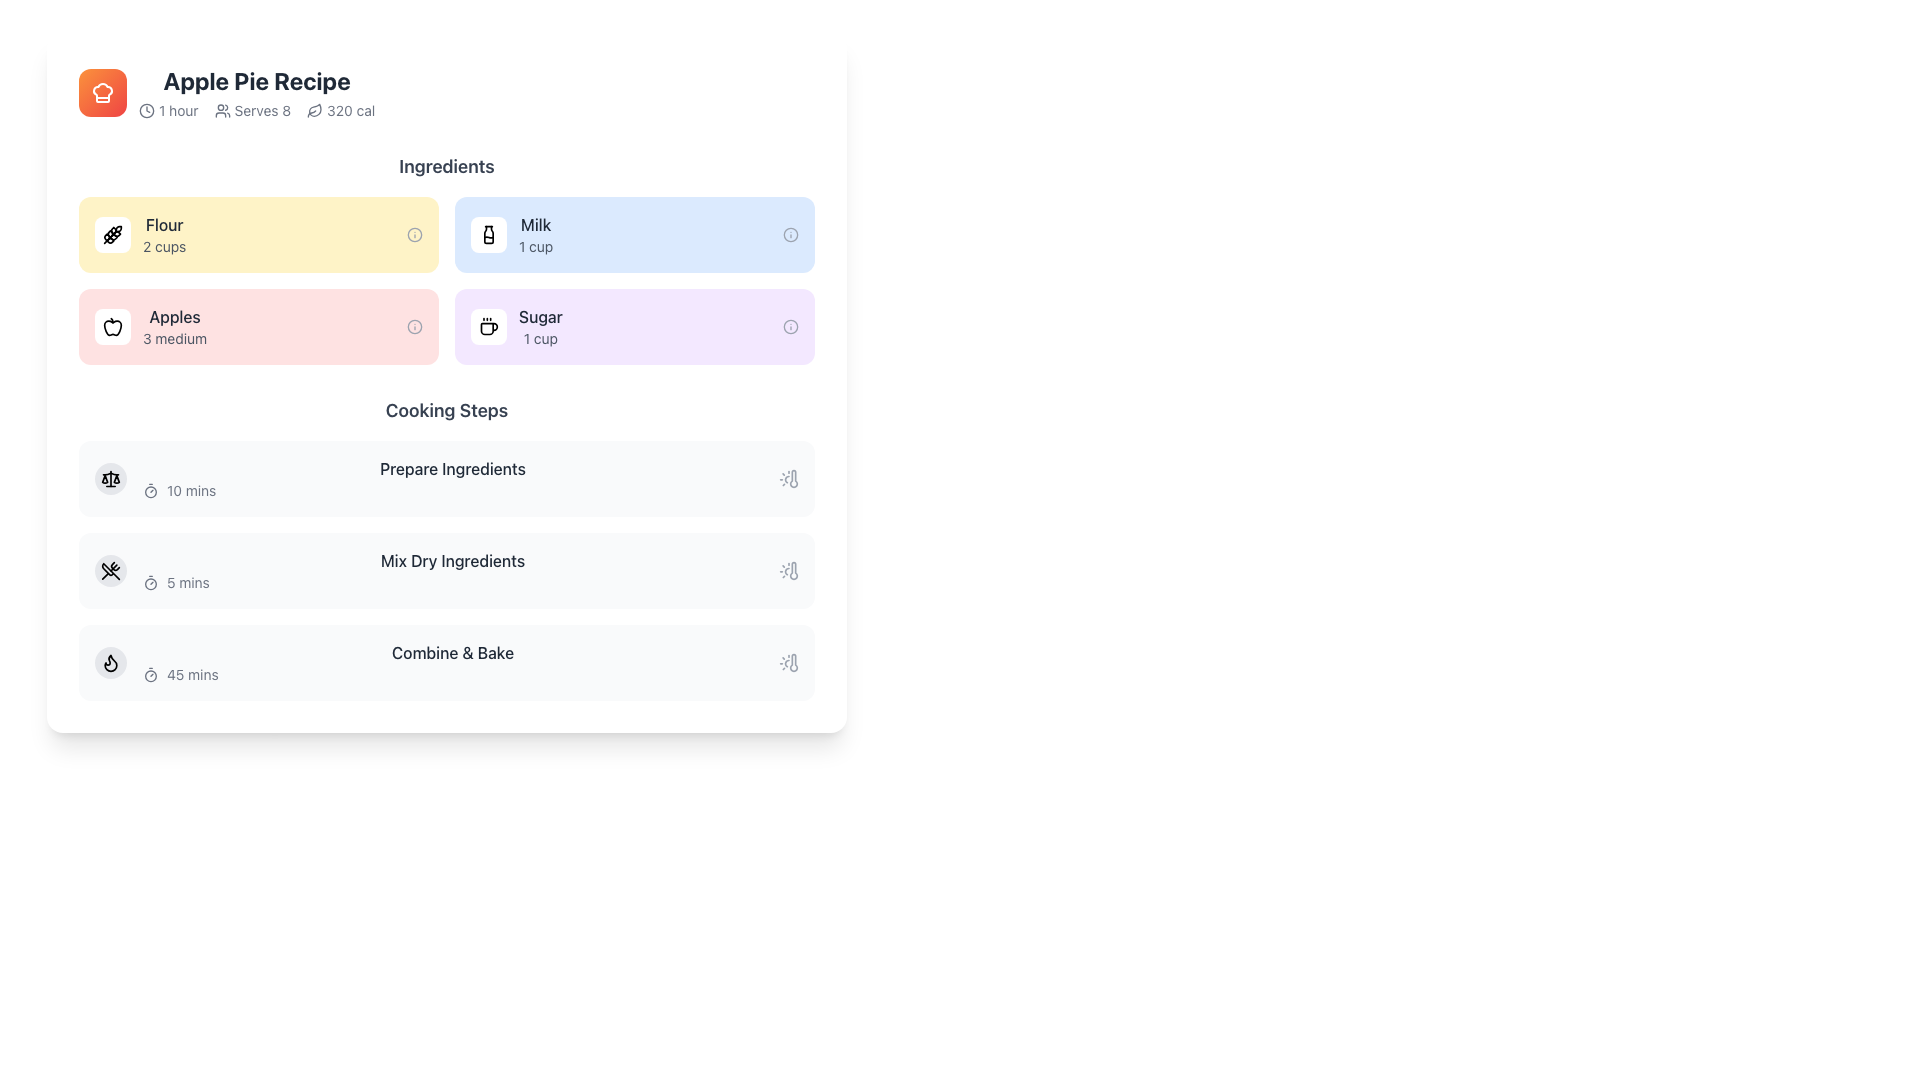 The height and width of the screenshot is (1080, 1920). I want to click on the text label 'Prepare Ingredients' located in the cooking steps section of the recipe card, so click(451, 478).